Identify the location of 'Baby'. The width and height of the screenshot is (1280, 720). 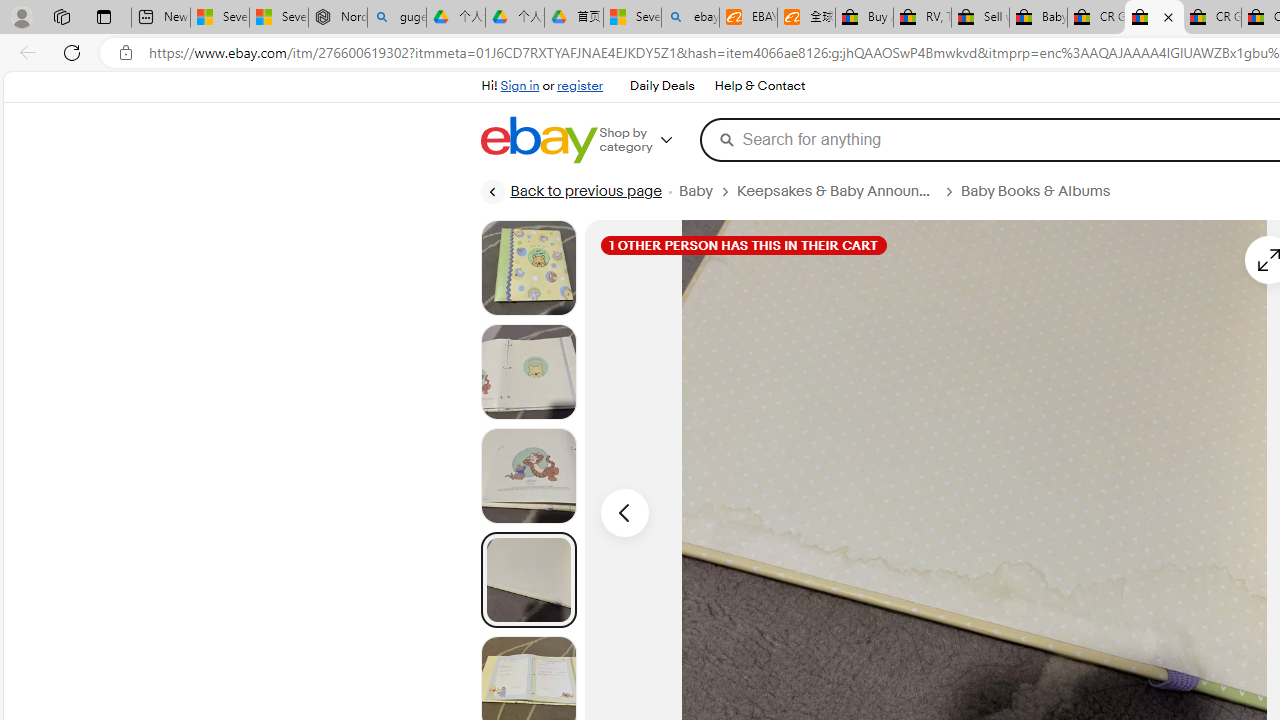
(707, 191).